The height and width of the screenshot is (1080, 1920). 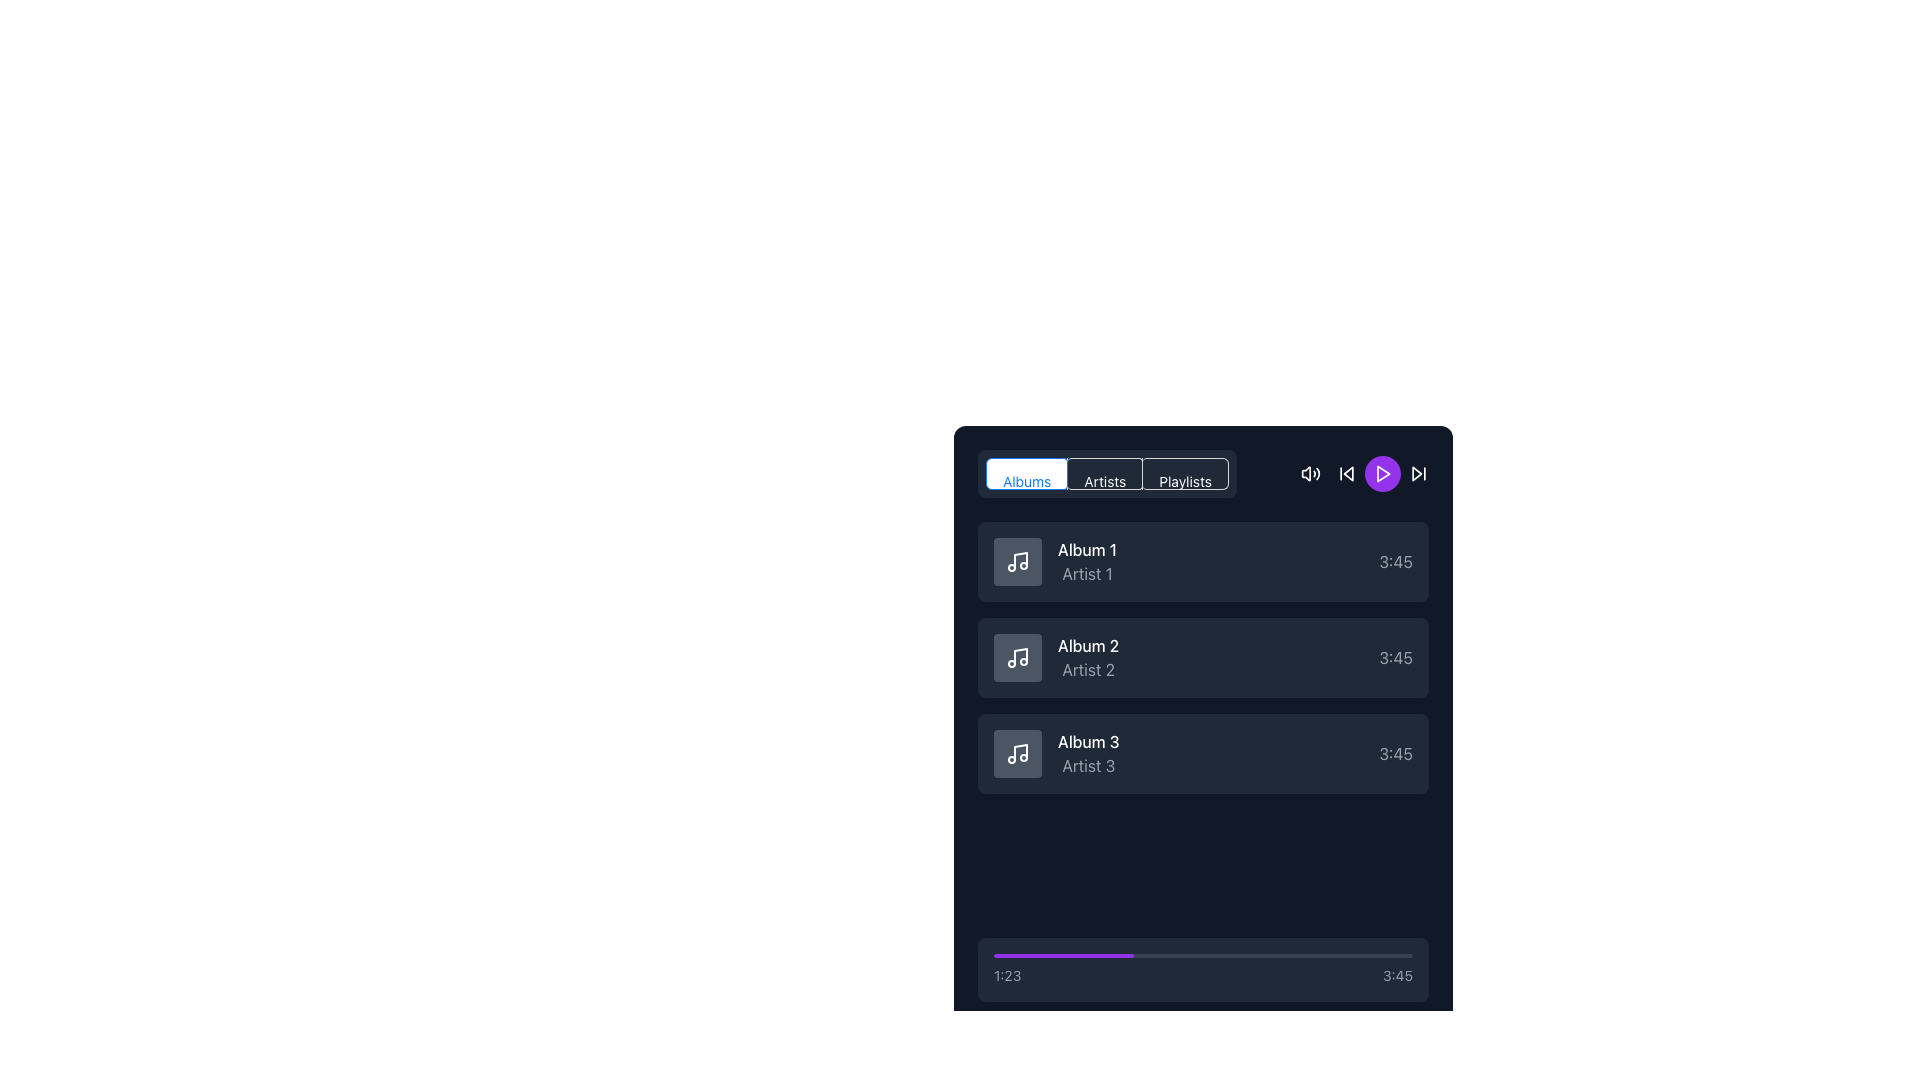 What do you see at coordinates (1290, 955) in the screenshot?
I see `playback position` at bounding box center [1290, 955].